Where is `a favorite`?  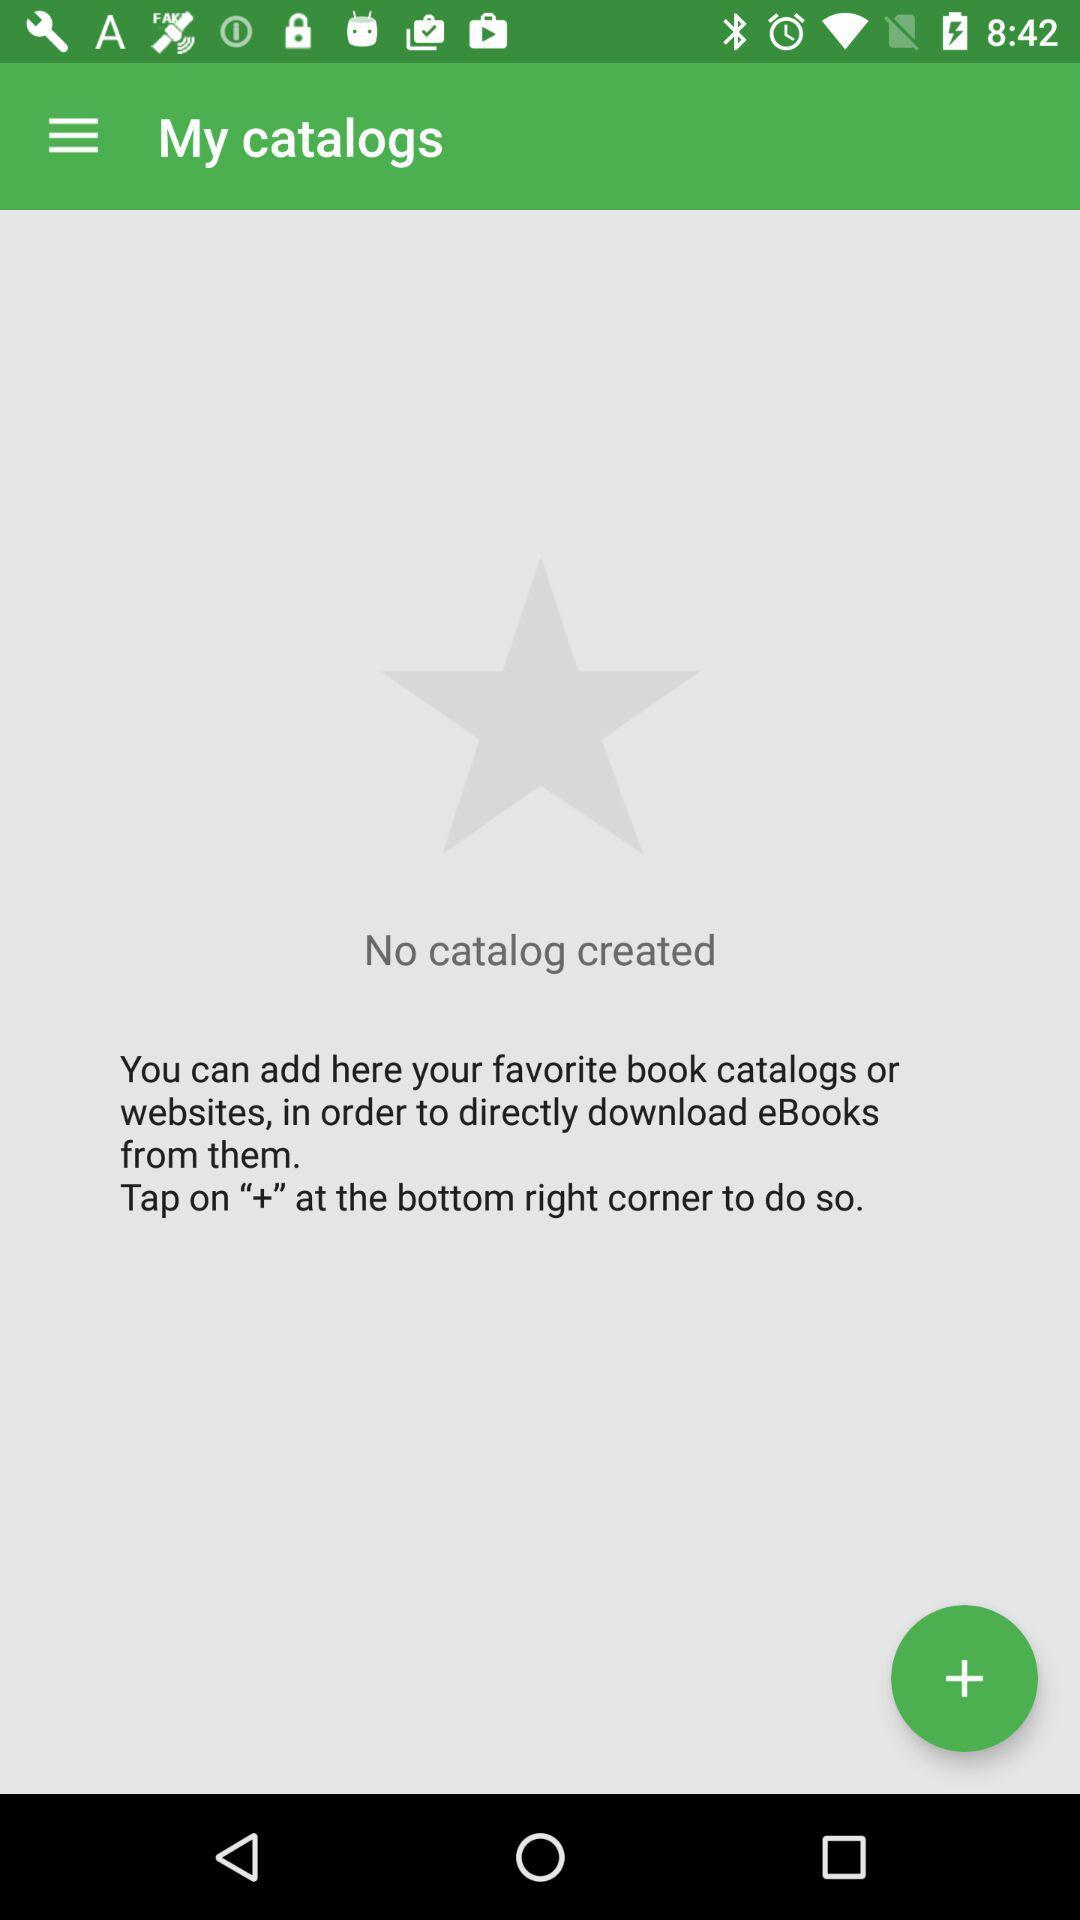 a favorite is located at coordinates (963, 1678).